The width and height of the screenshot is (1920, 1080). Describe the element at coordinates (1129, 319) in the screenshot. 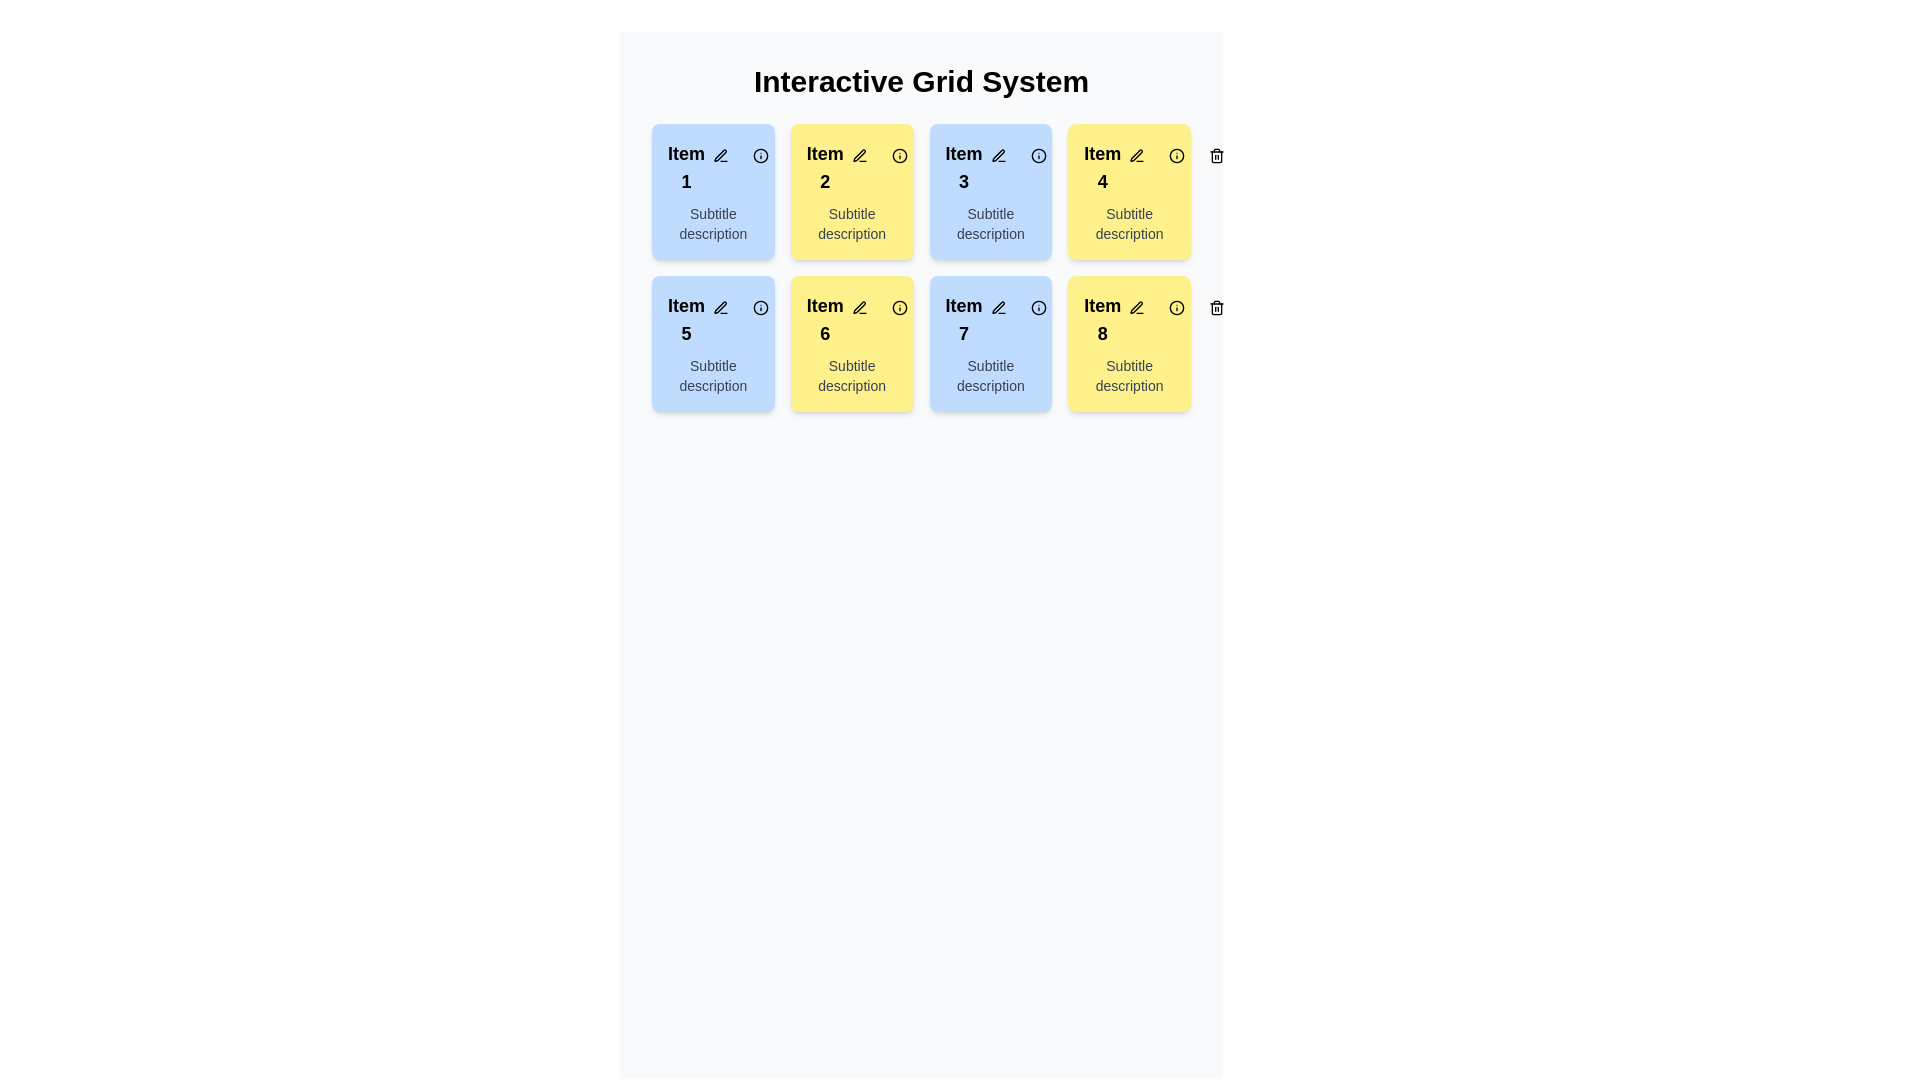

I see `the icons adjacent to the 'Item 8' text label for editing functions` at that location.